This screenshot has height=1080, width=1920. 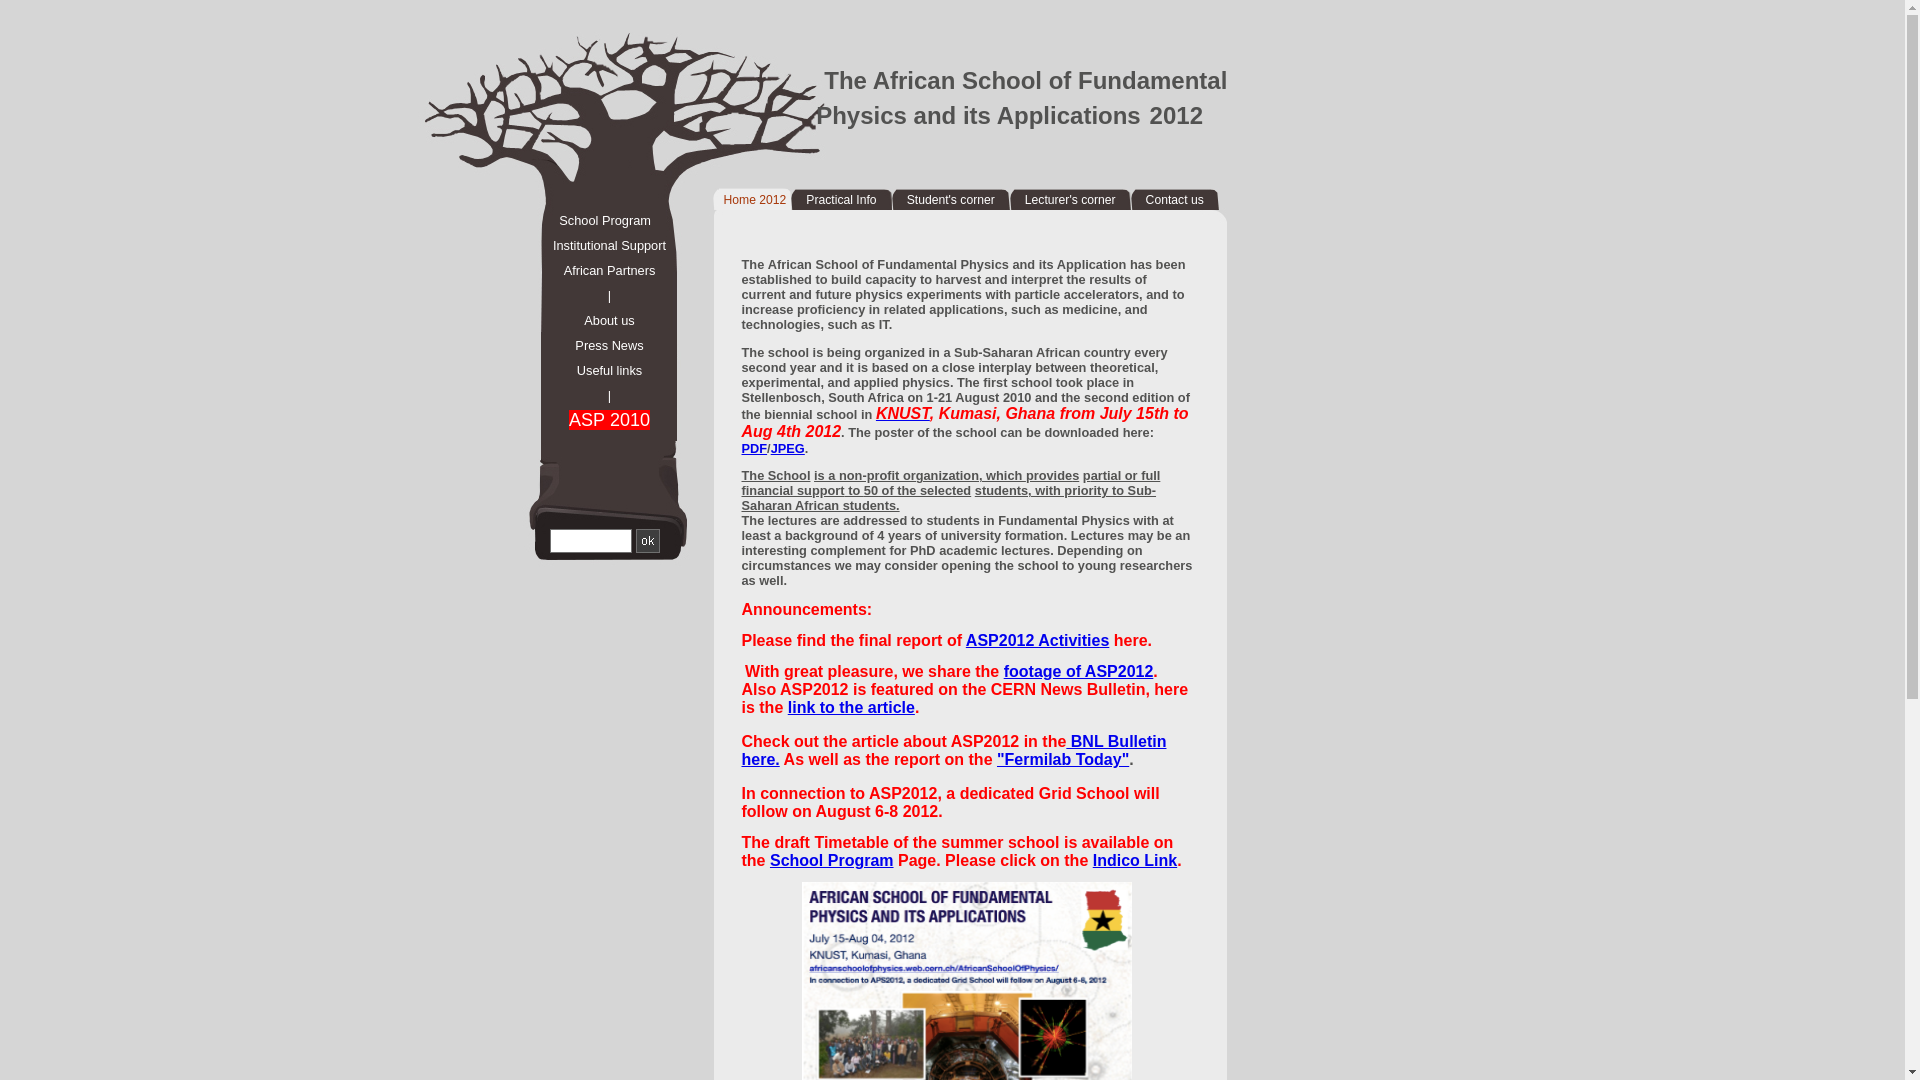 What do you see at coordinates (978, 115) in the screenshot?
I see `'Physics and its Applications'` at bounding box center [978, 115].